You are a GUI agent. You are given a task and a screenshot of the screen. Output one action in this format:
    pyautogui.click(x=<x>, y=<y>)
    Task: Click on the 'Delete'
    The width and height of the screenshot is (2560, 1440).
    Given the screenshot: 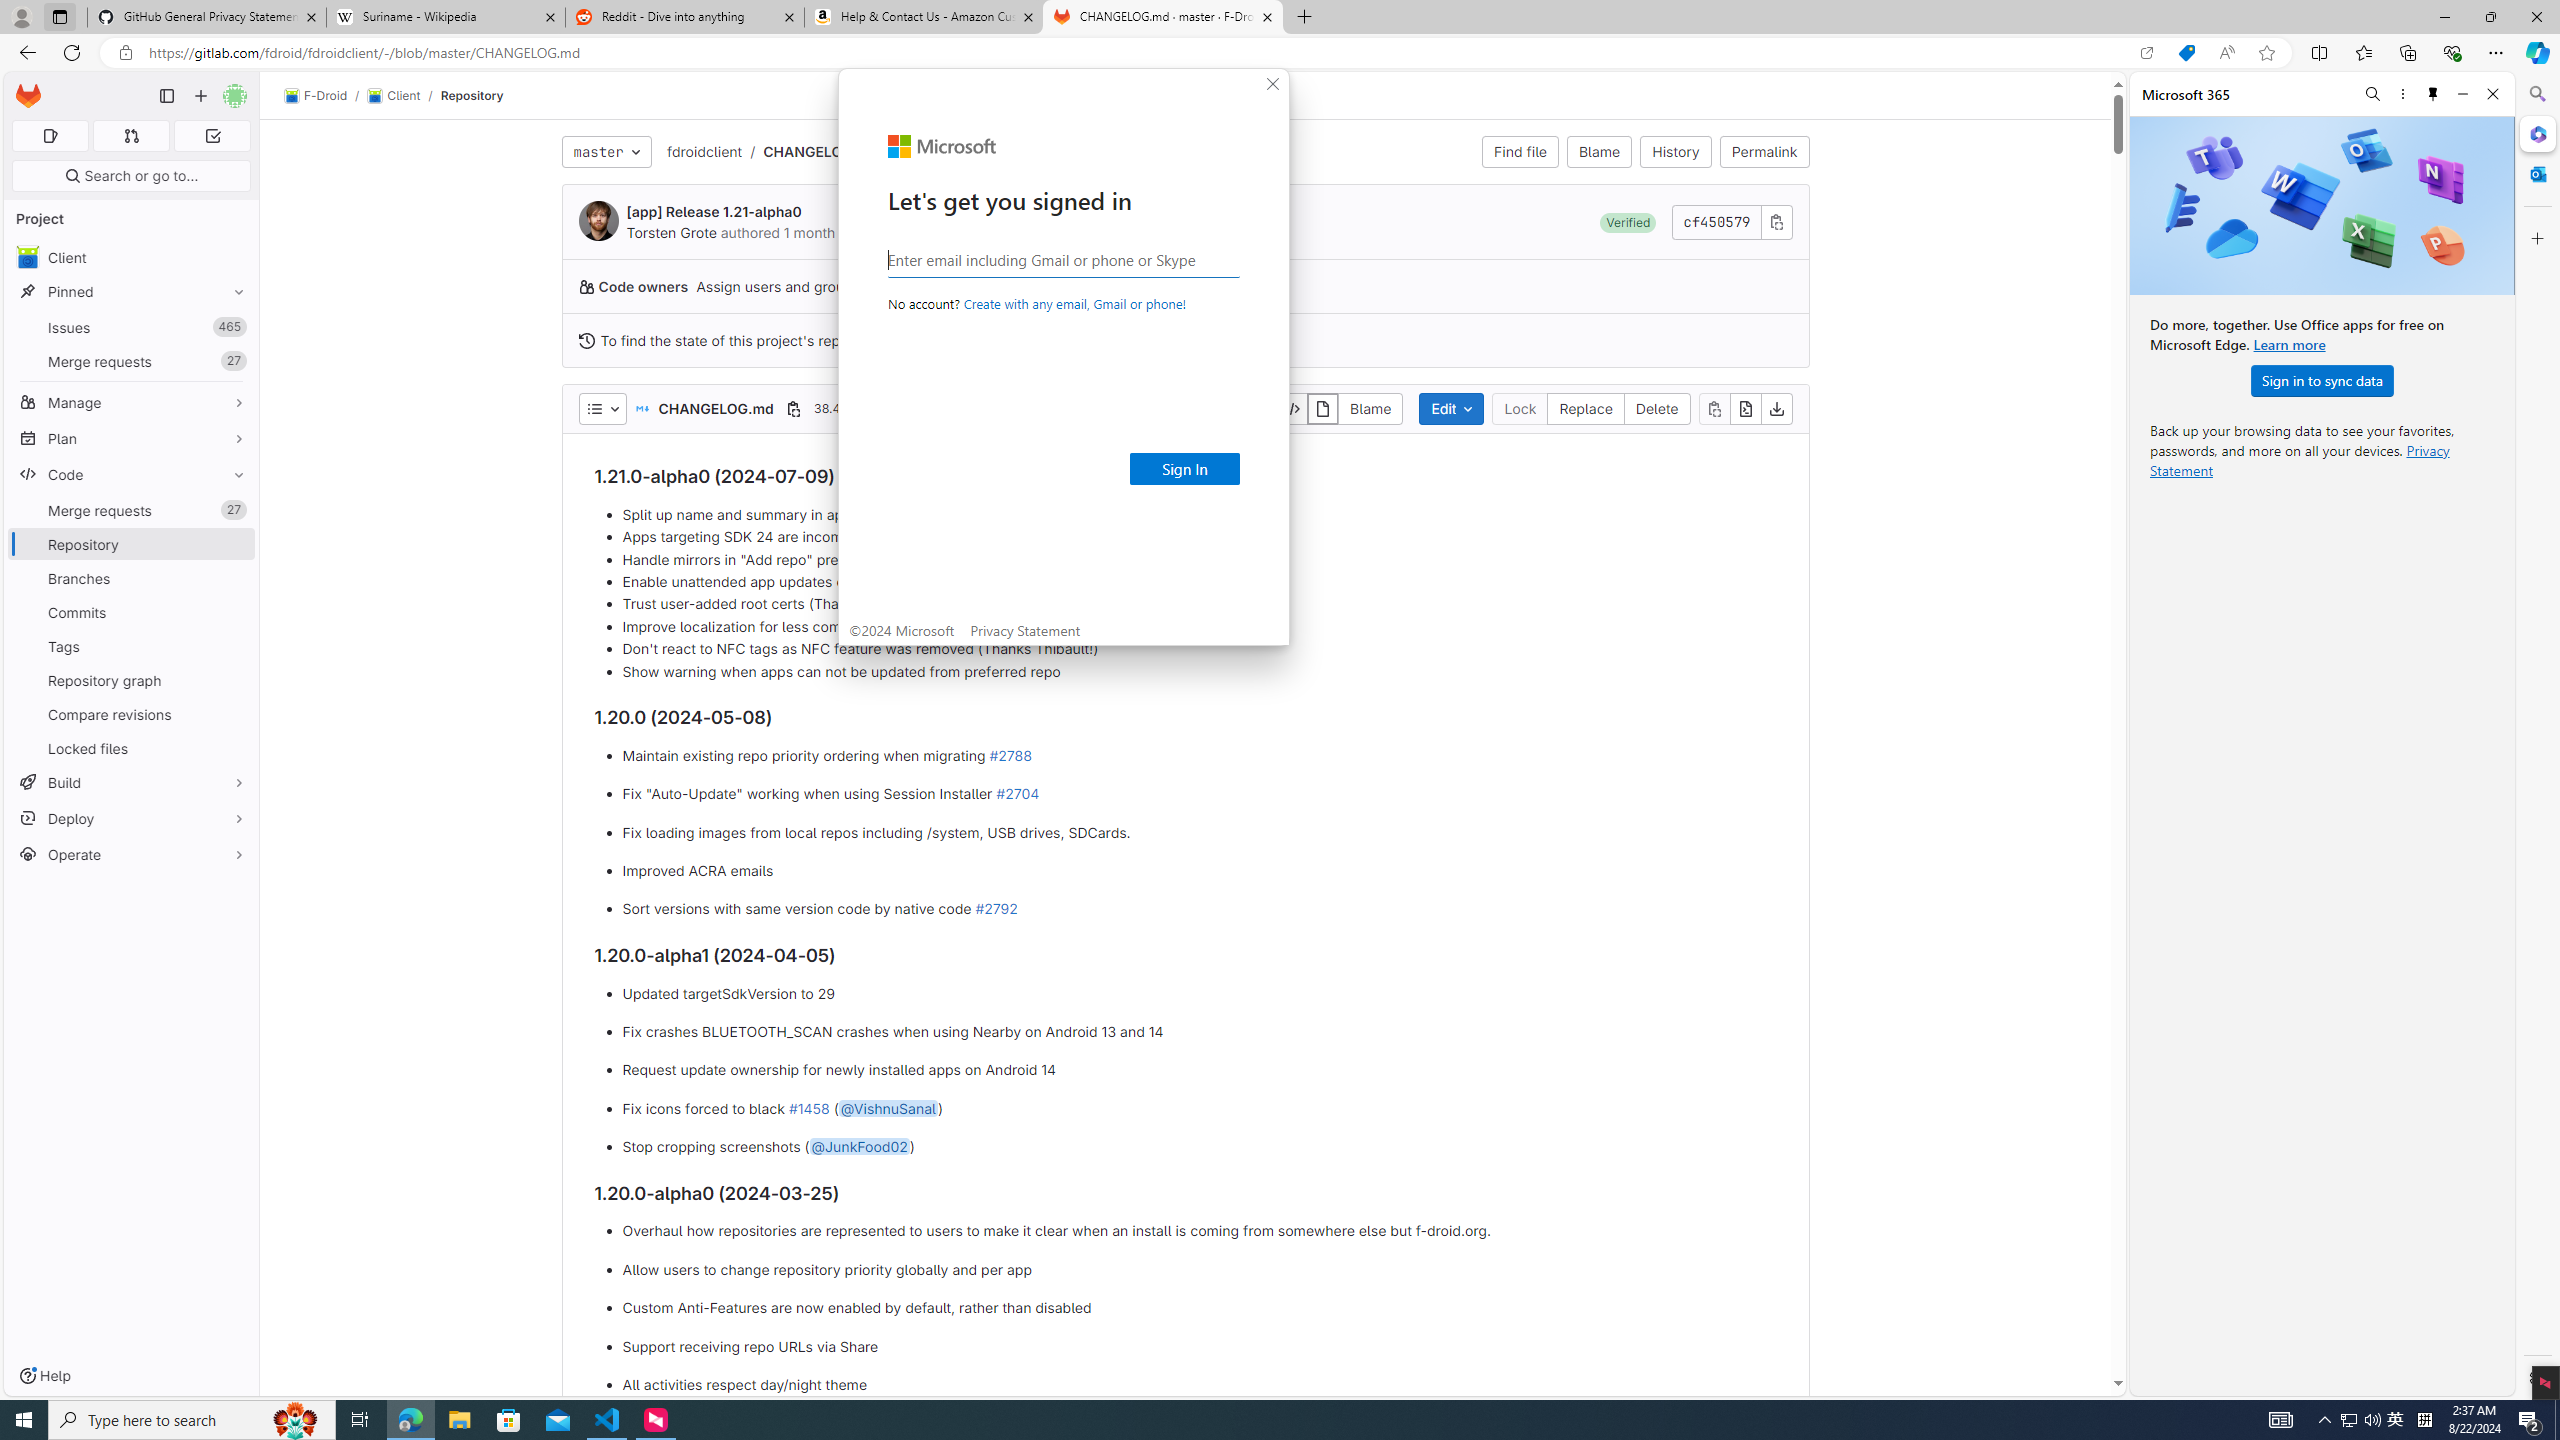 What is the action you would take?
    pyautogui.click(x=1656, y=407)
    